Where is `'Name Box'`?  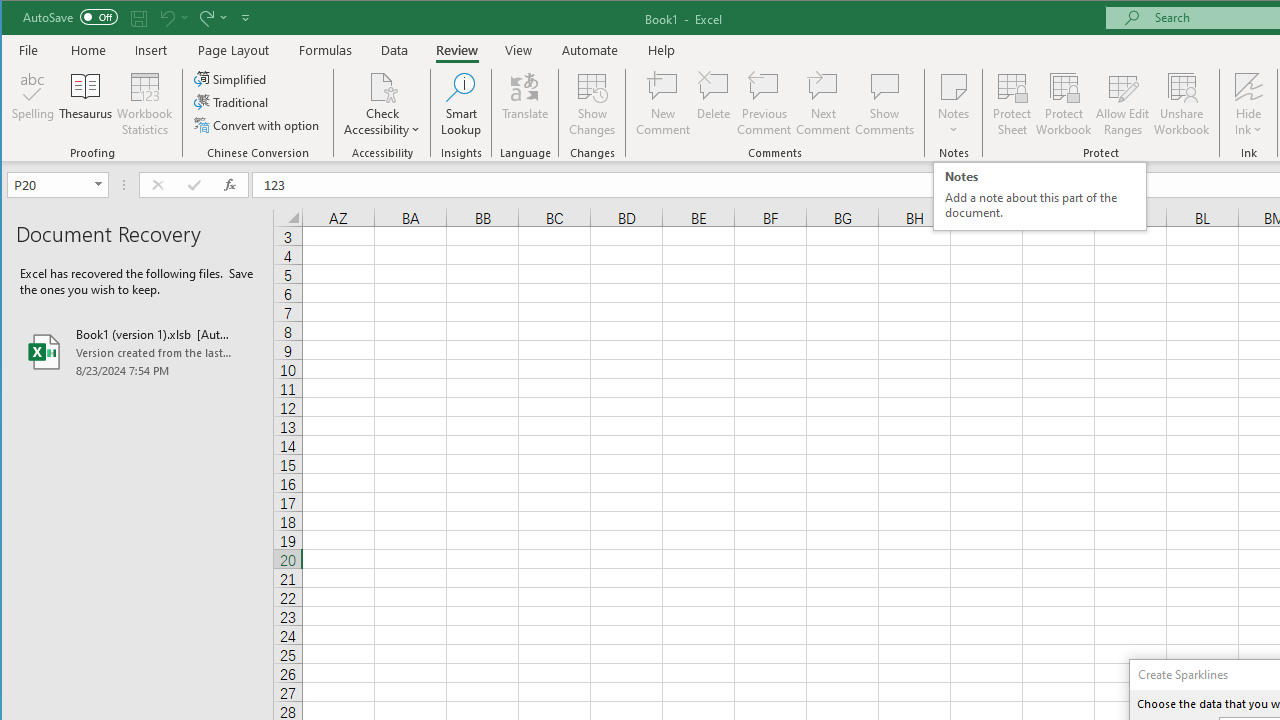 'Name Box' is located at coordinates (49, 184).